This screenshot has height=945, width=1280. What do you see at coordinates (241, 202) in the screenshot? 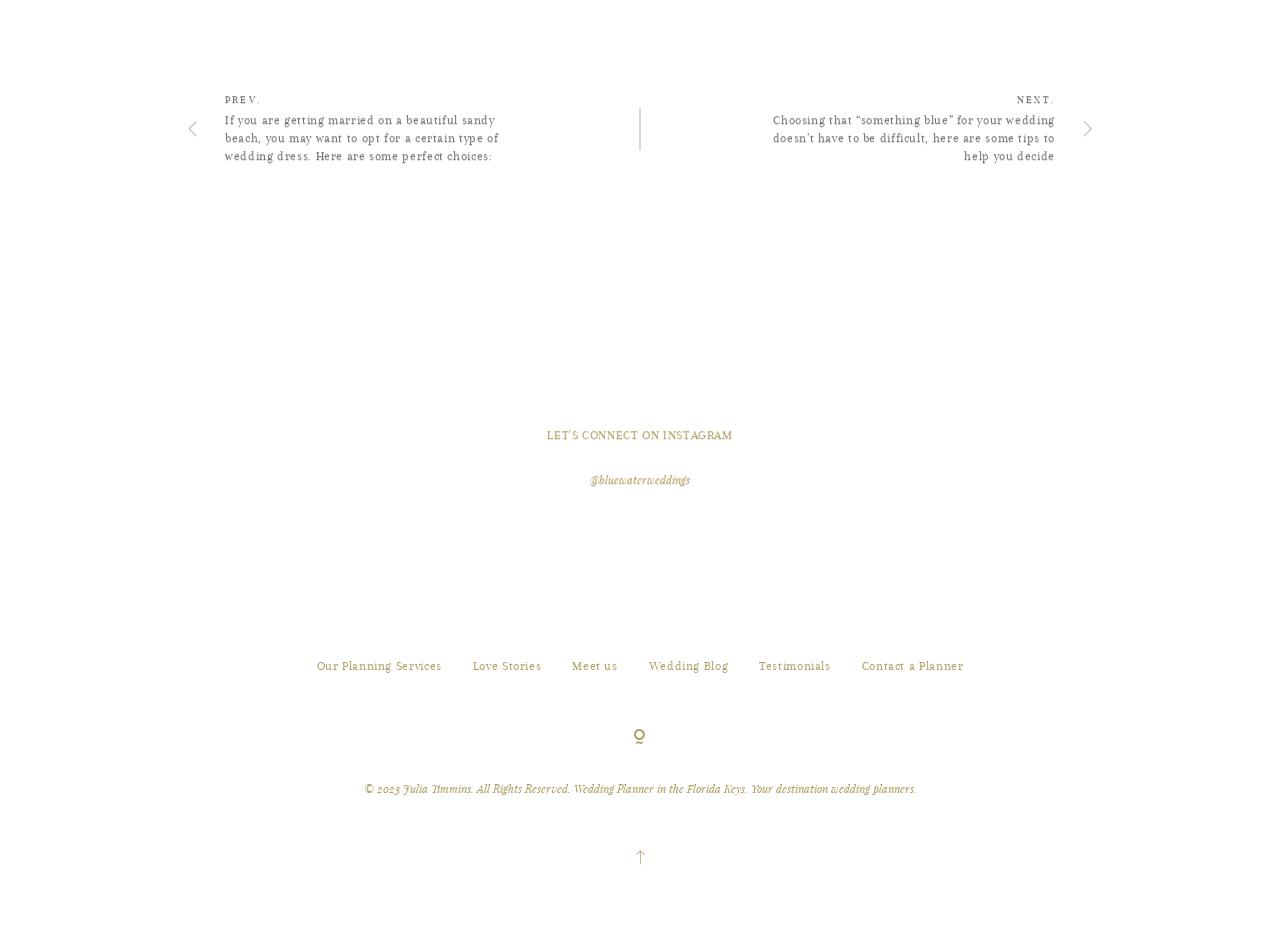
I see `'PREV.'` at bounding box center [241, 202].